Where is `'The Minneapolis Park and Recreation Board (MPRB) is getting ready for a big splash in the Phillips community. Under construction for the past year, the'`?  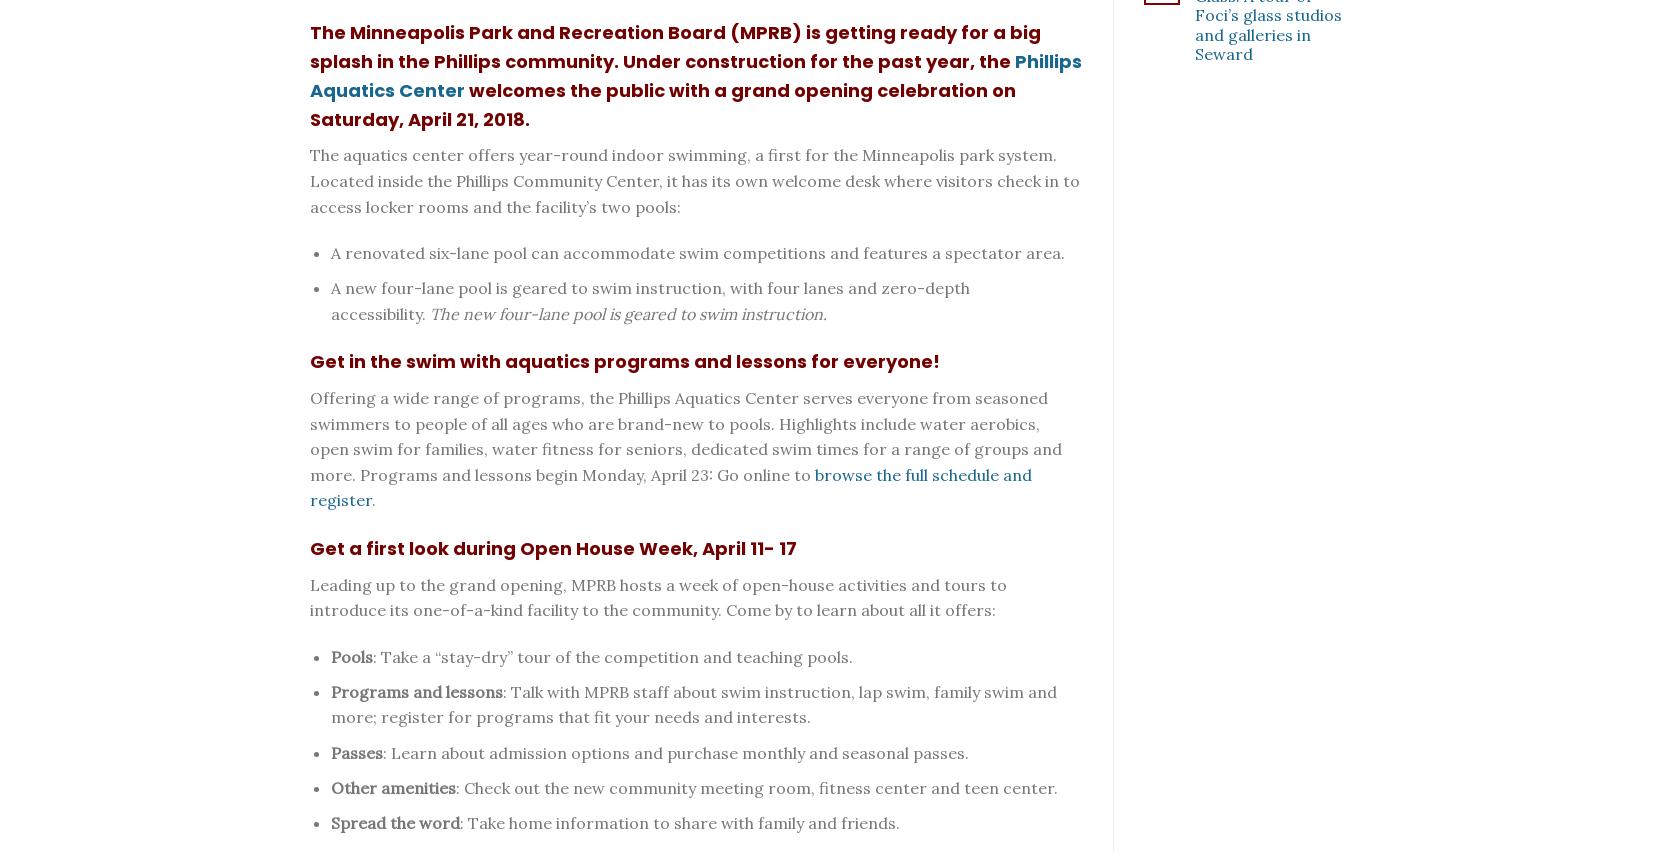 'The Minneapolis Park and Recreation Board (MPRB) is getting ready for a big splash in the Phillips community. Under construction for the past year, the' is located at coordinates (675, 47).